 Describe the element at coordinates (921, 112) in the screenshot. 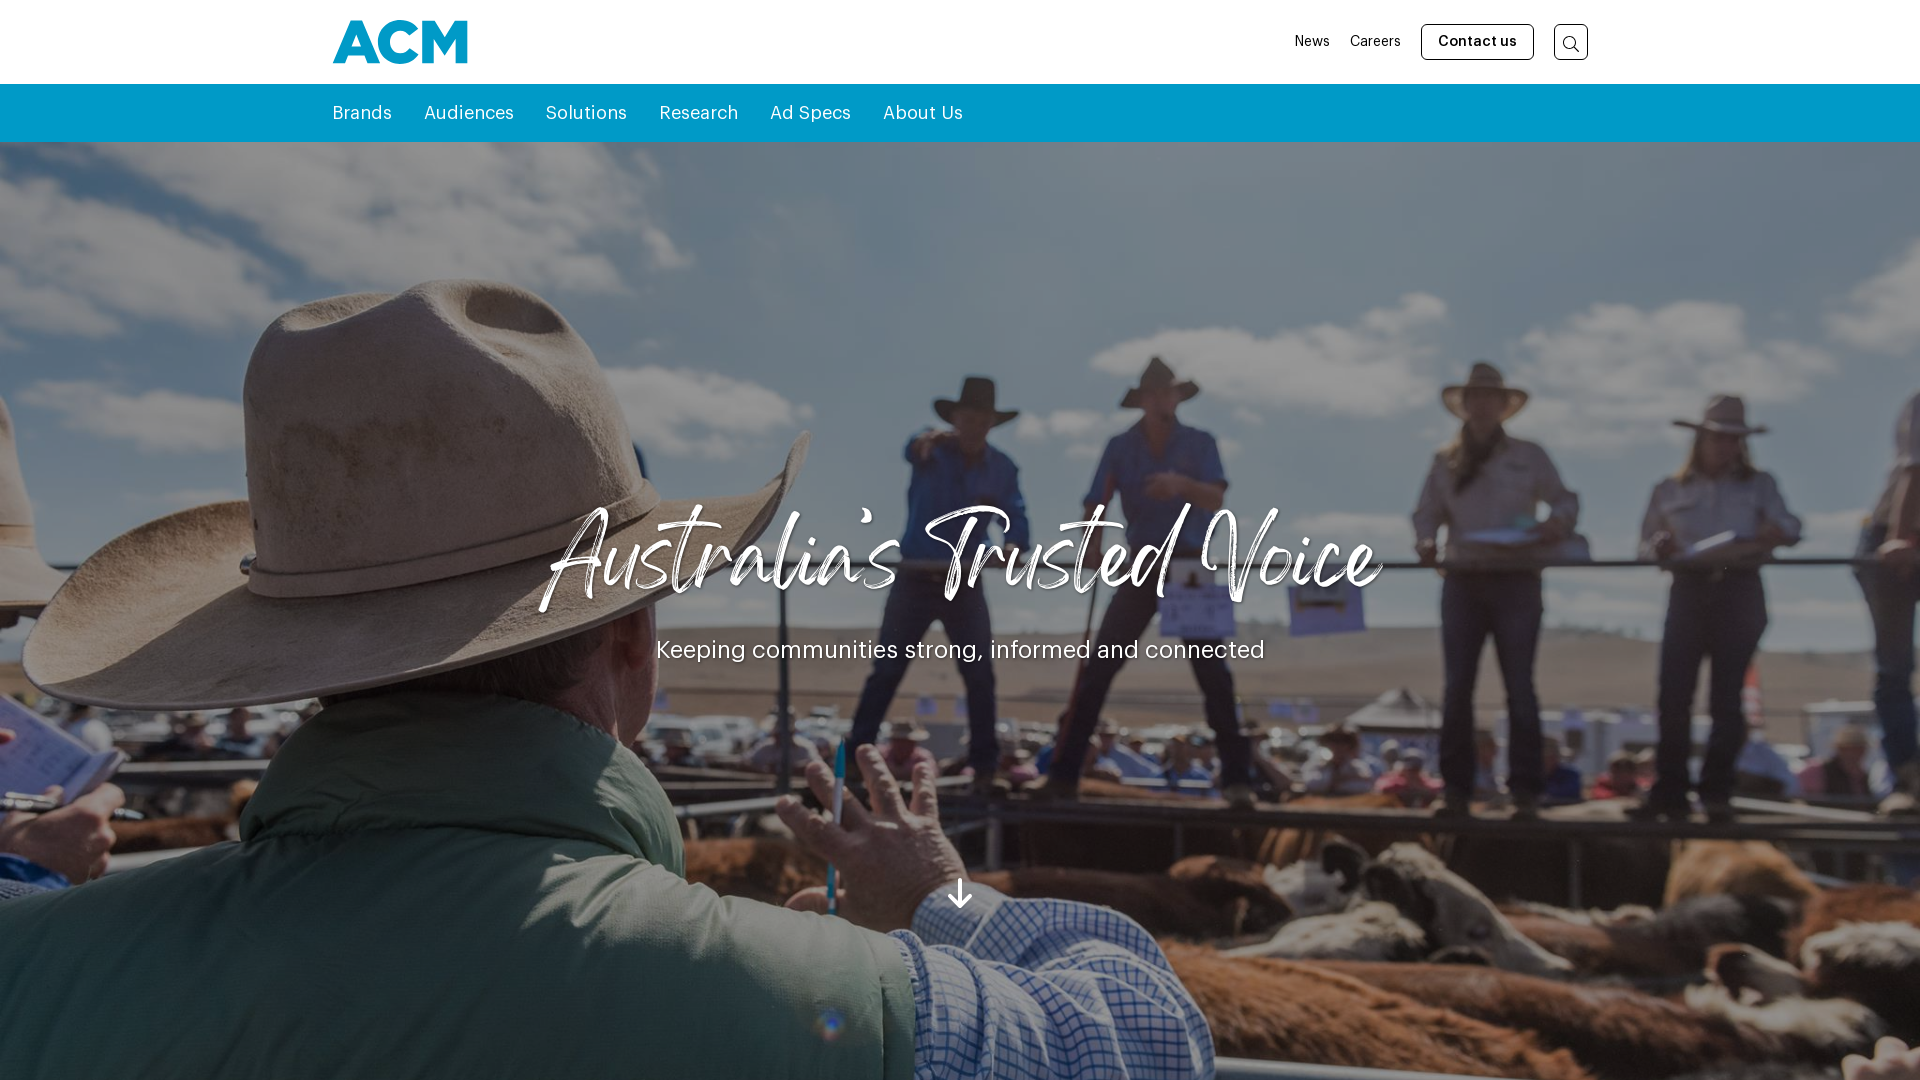

I see `'About Us'` at that location.